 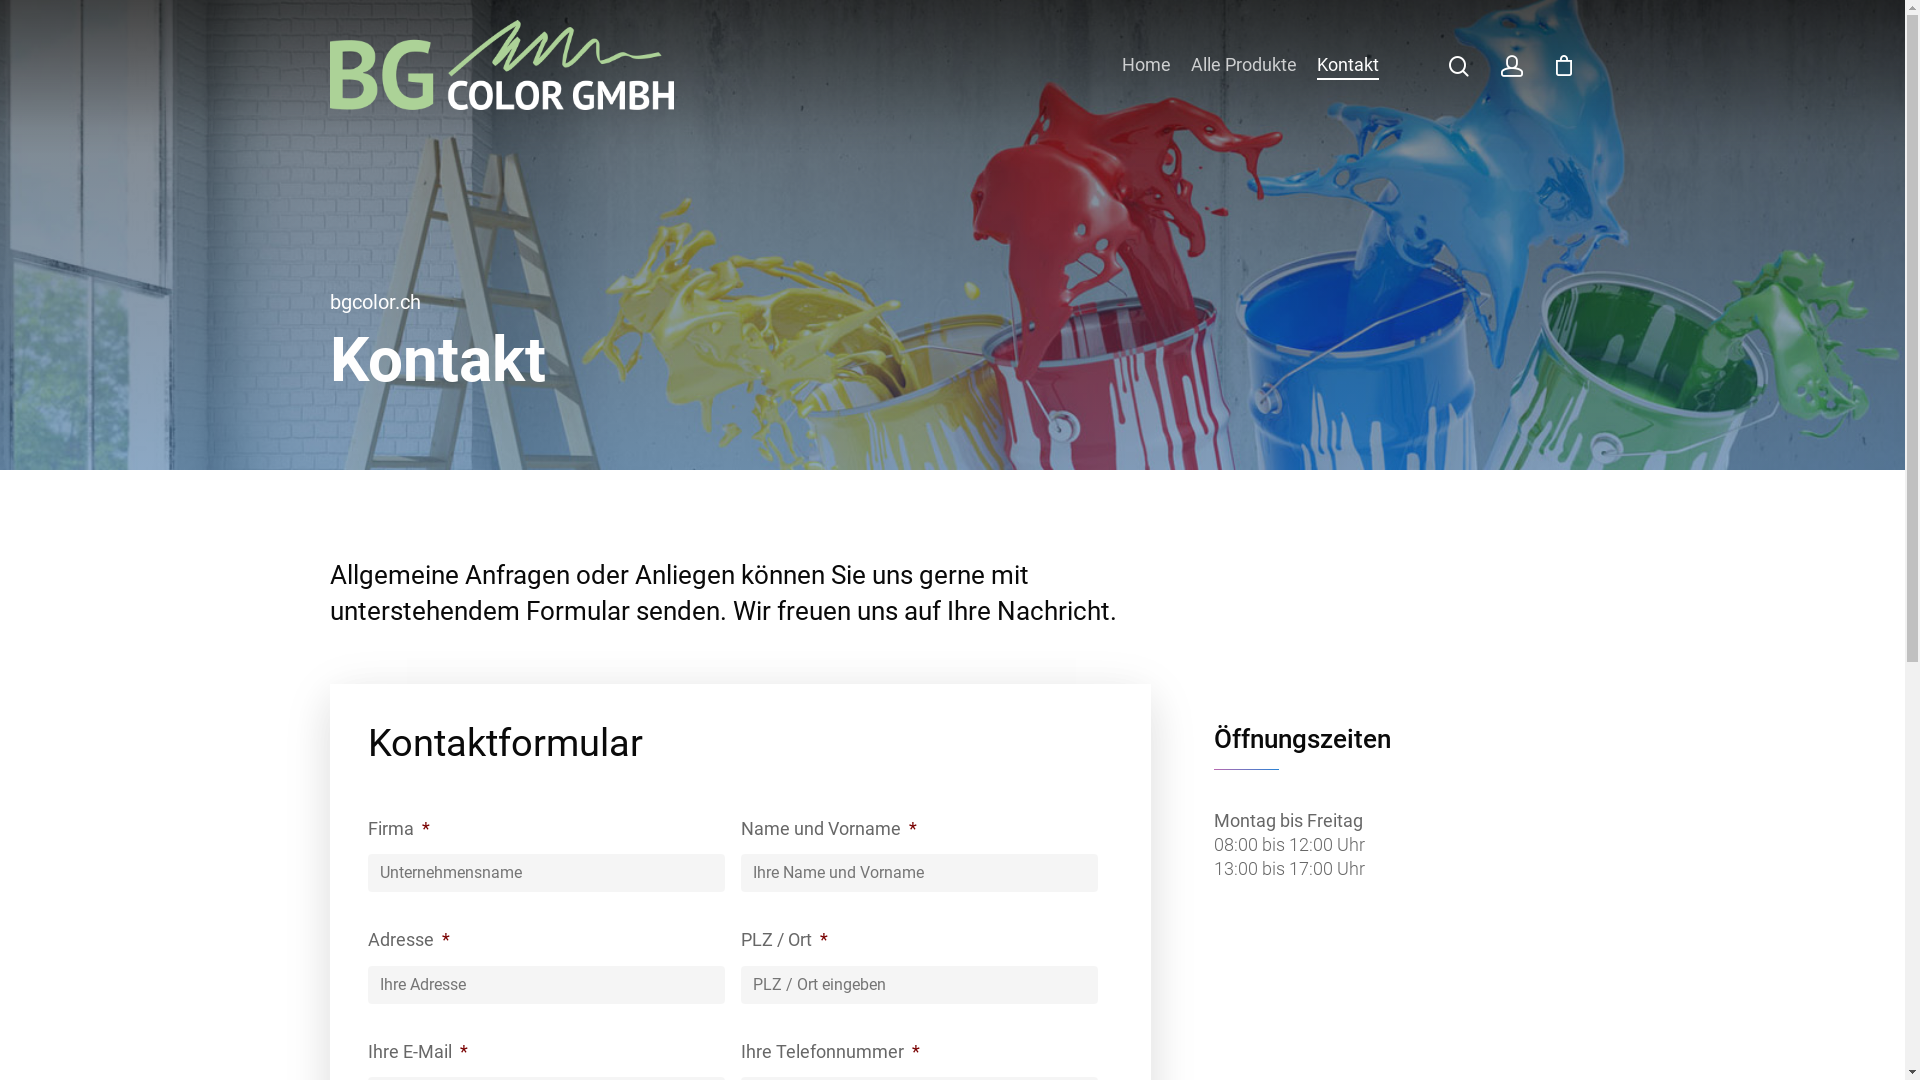 I want to click on 'Alle Produkte', so click(x=1242, y=64).